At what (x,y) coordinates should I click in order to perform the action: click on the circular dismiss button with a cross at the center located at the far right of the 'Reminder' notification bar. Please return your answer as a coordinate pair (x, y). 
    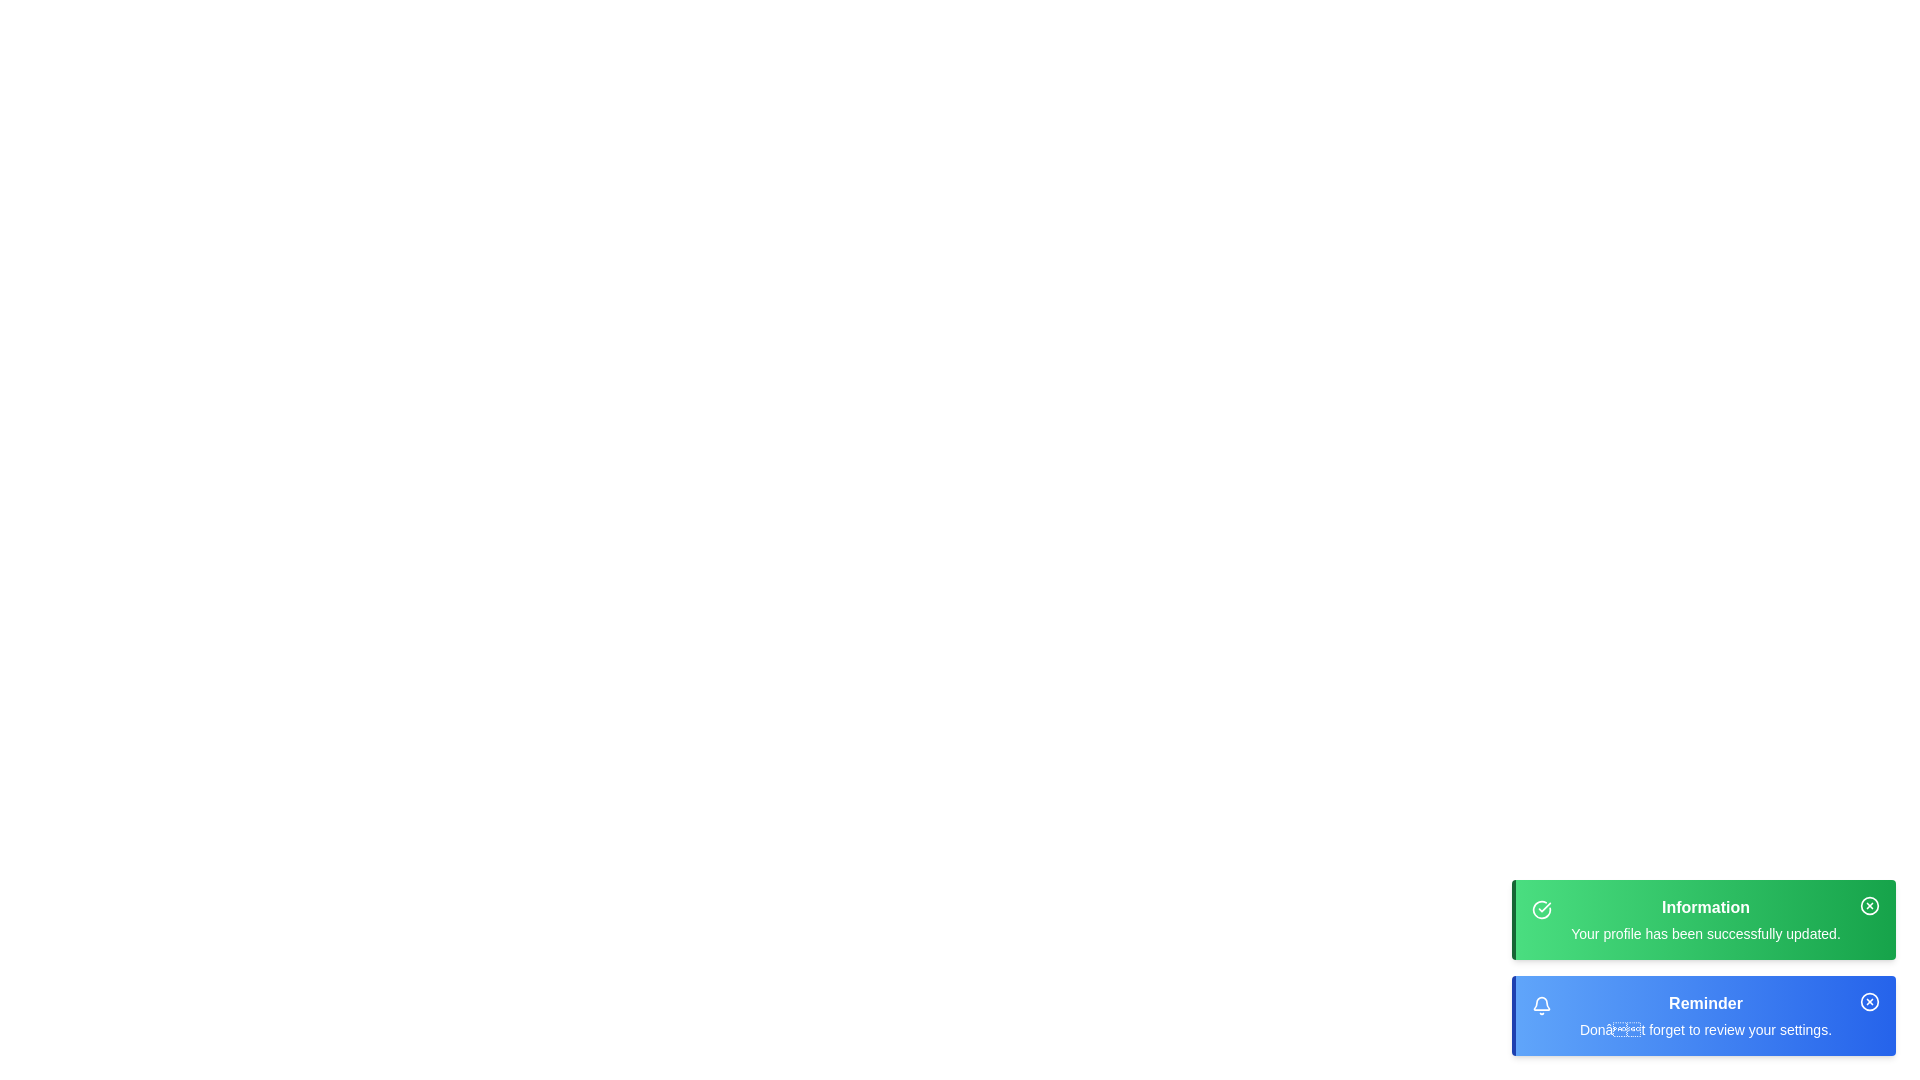
    Looking at the image, I should click on (1869, 1002).